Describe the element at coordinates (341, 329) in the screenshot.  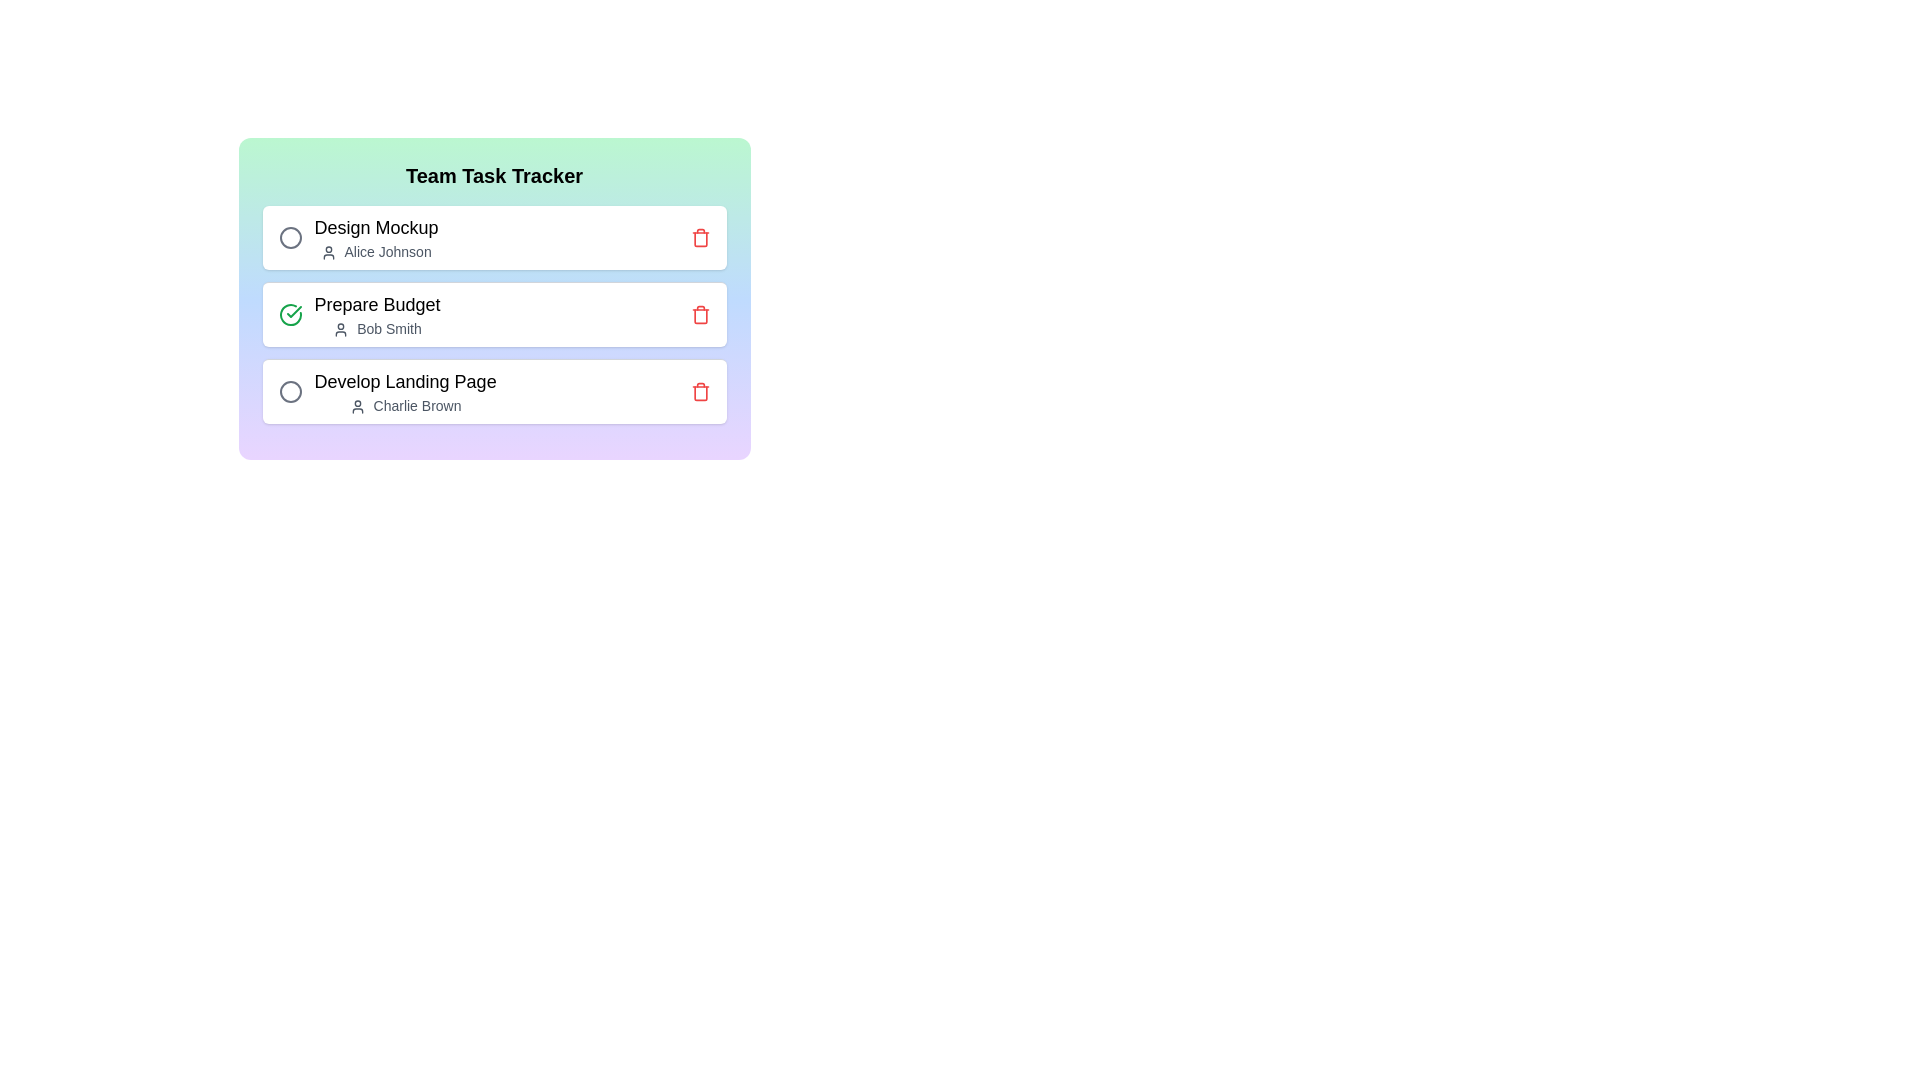
I see `the user icon associated with Prepare Budget` at that location.